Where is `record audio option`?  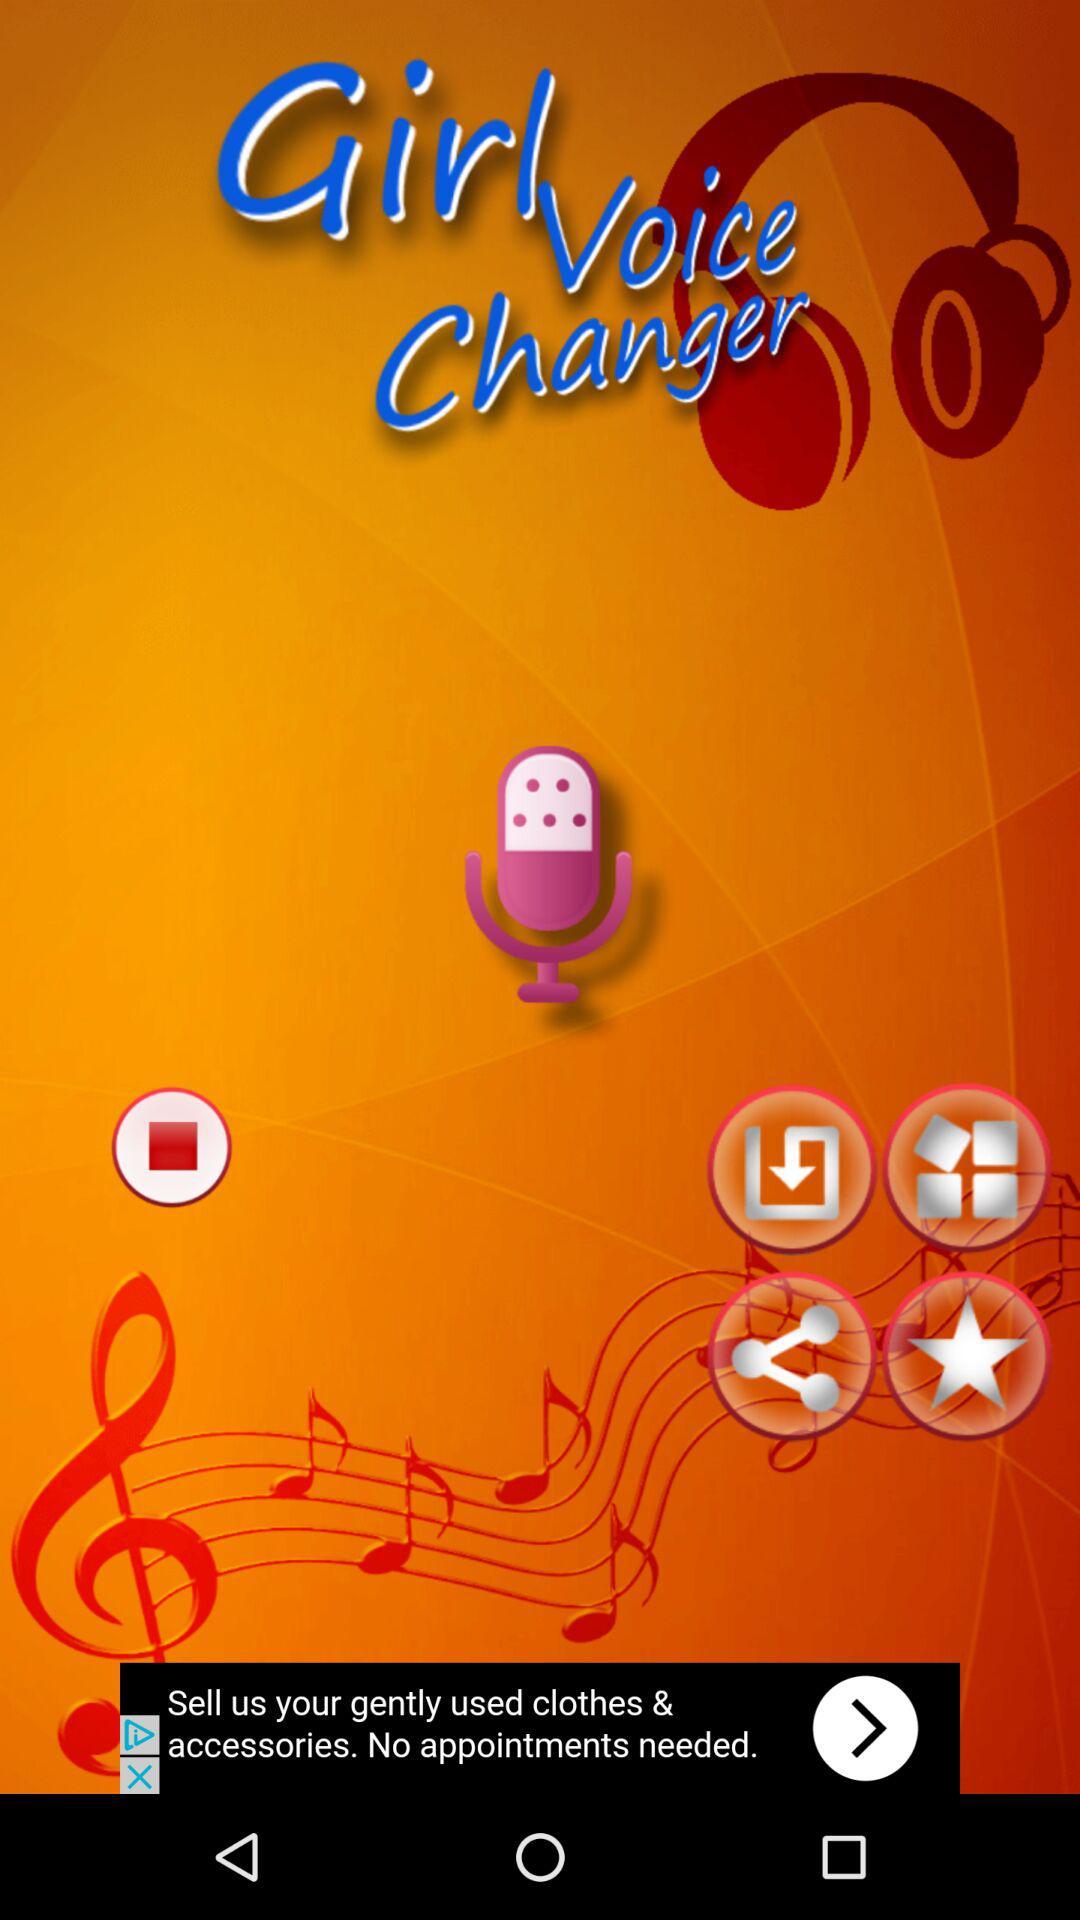 record audio option is located at coordinates (540, 896).